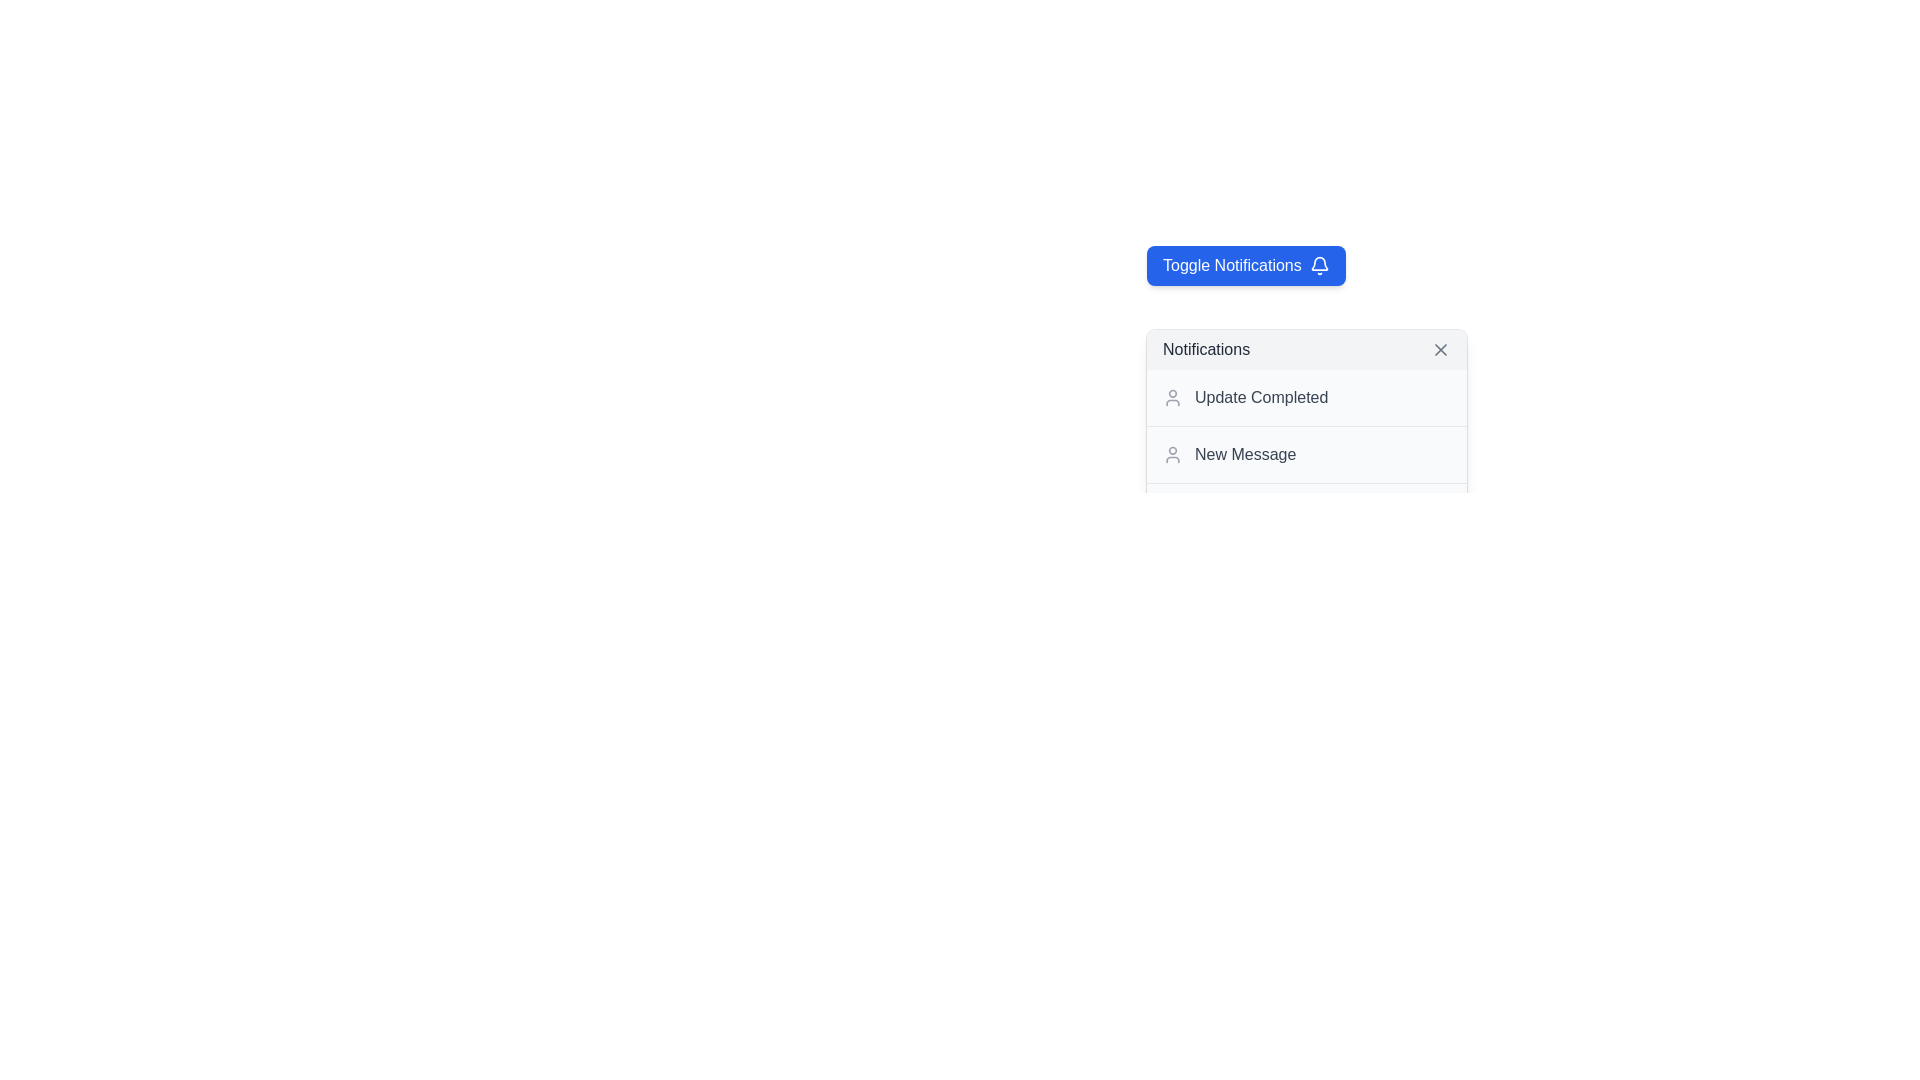 The image size is (1920, 1080). What do you see at coordinates (1244, 455) in the screenshot?
I see `the 'New Message' text, which is rendered in gray color and is the second textual component in the notification dropdown` at bounding box center [1244, 455].